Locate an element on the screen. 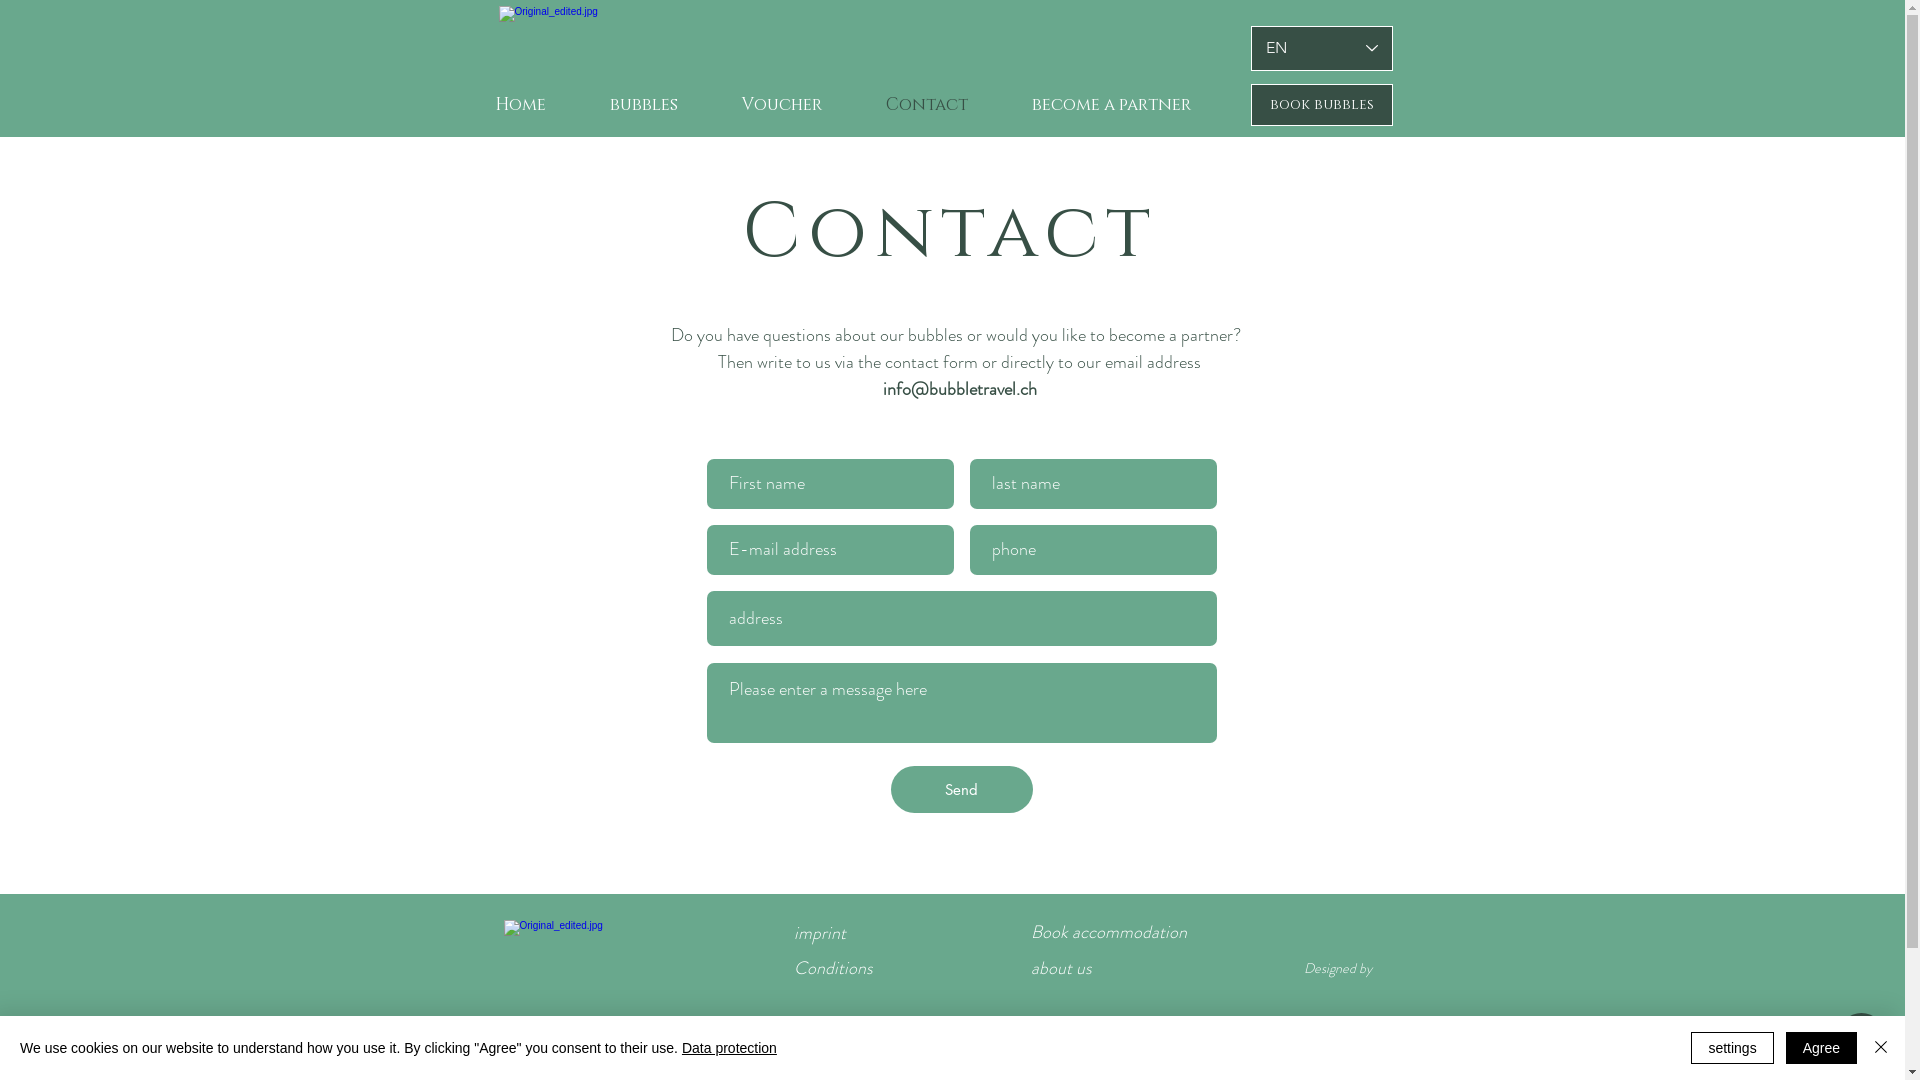 This screenshot has height=1080, width=1920. 'Send' is located at coordinates (888, 788).